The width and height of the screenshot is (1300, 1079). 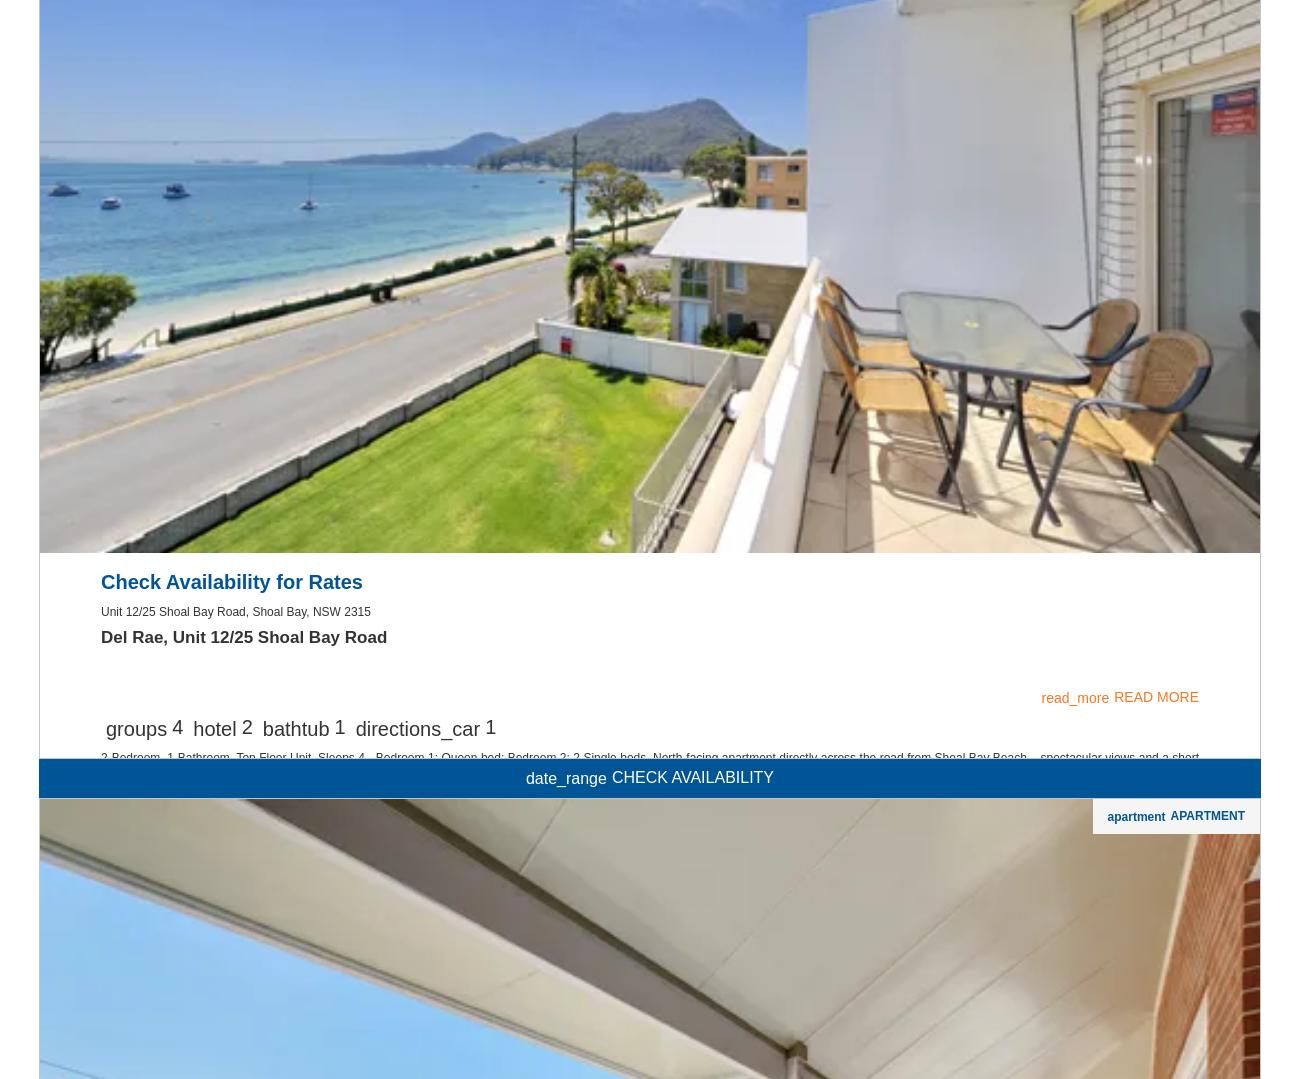 What do you see at coordinates (609, 182) in the screenshot?
I see `'Washer / Dryer'` at bounding box center [609, 182].